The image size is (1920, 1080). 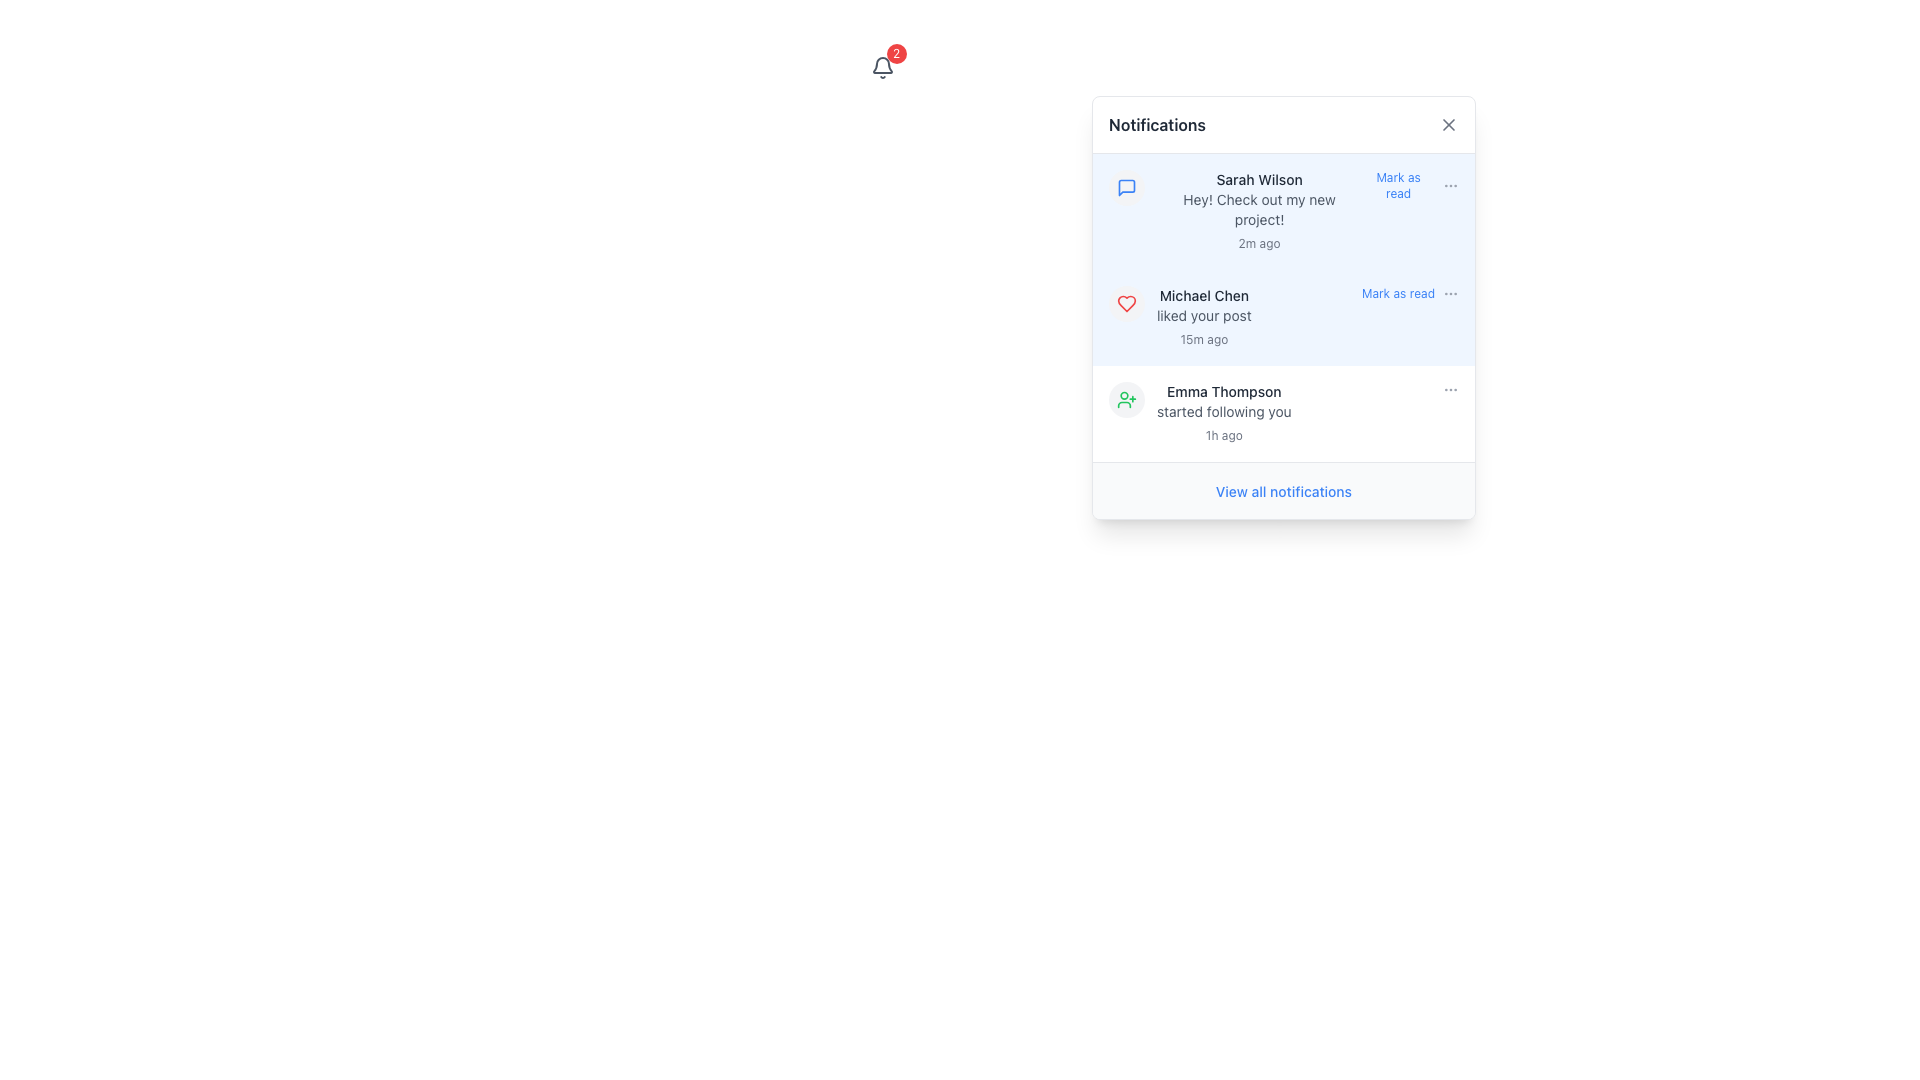 What do you see at coordinates (1127, 188) in the screenshot?
I see `the circular icon with a blue speech bubble design located in the top-left corner of the first notification entry in the notification panel` at bounding box center [1127, 188].